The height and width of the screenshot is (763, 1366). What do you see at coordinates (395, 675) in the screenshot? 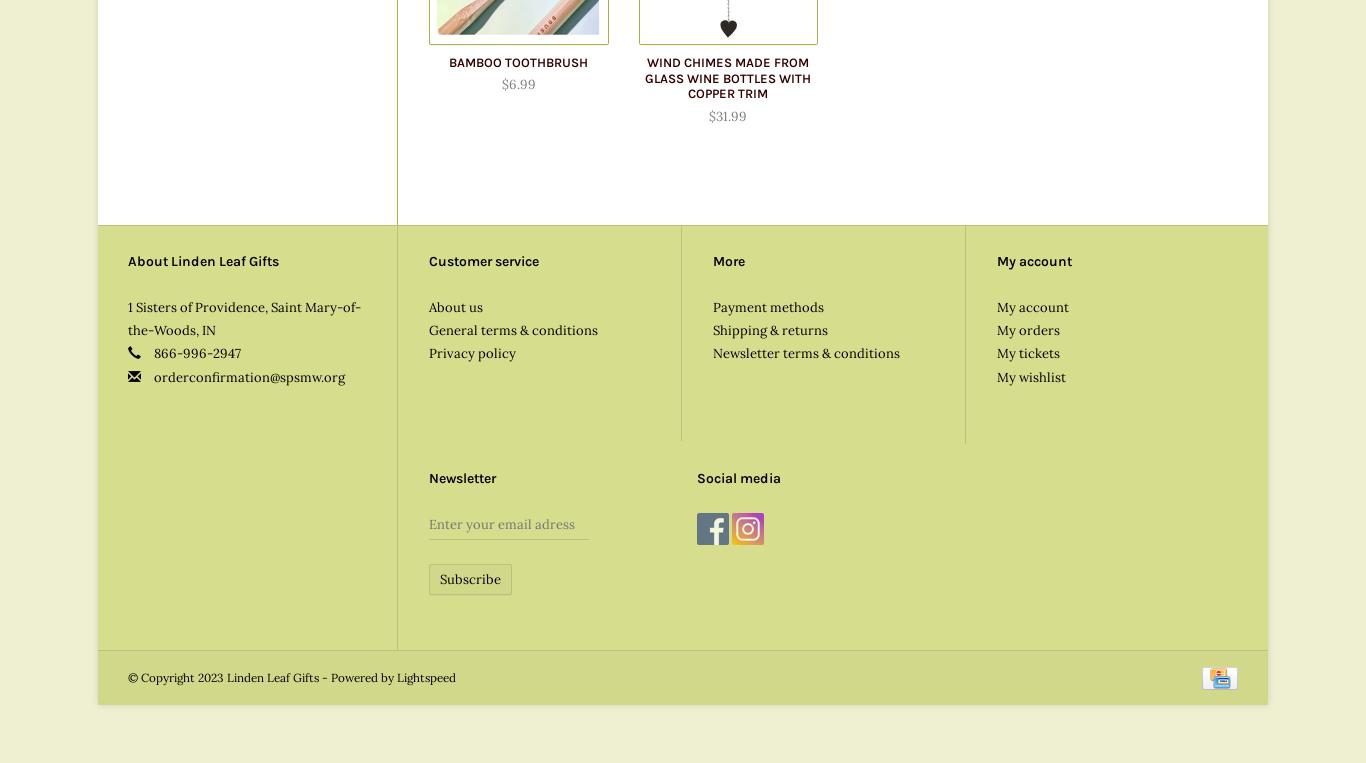
I see `'Lightspeed'` at bounding box center [395, 675].